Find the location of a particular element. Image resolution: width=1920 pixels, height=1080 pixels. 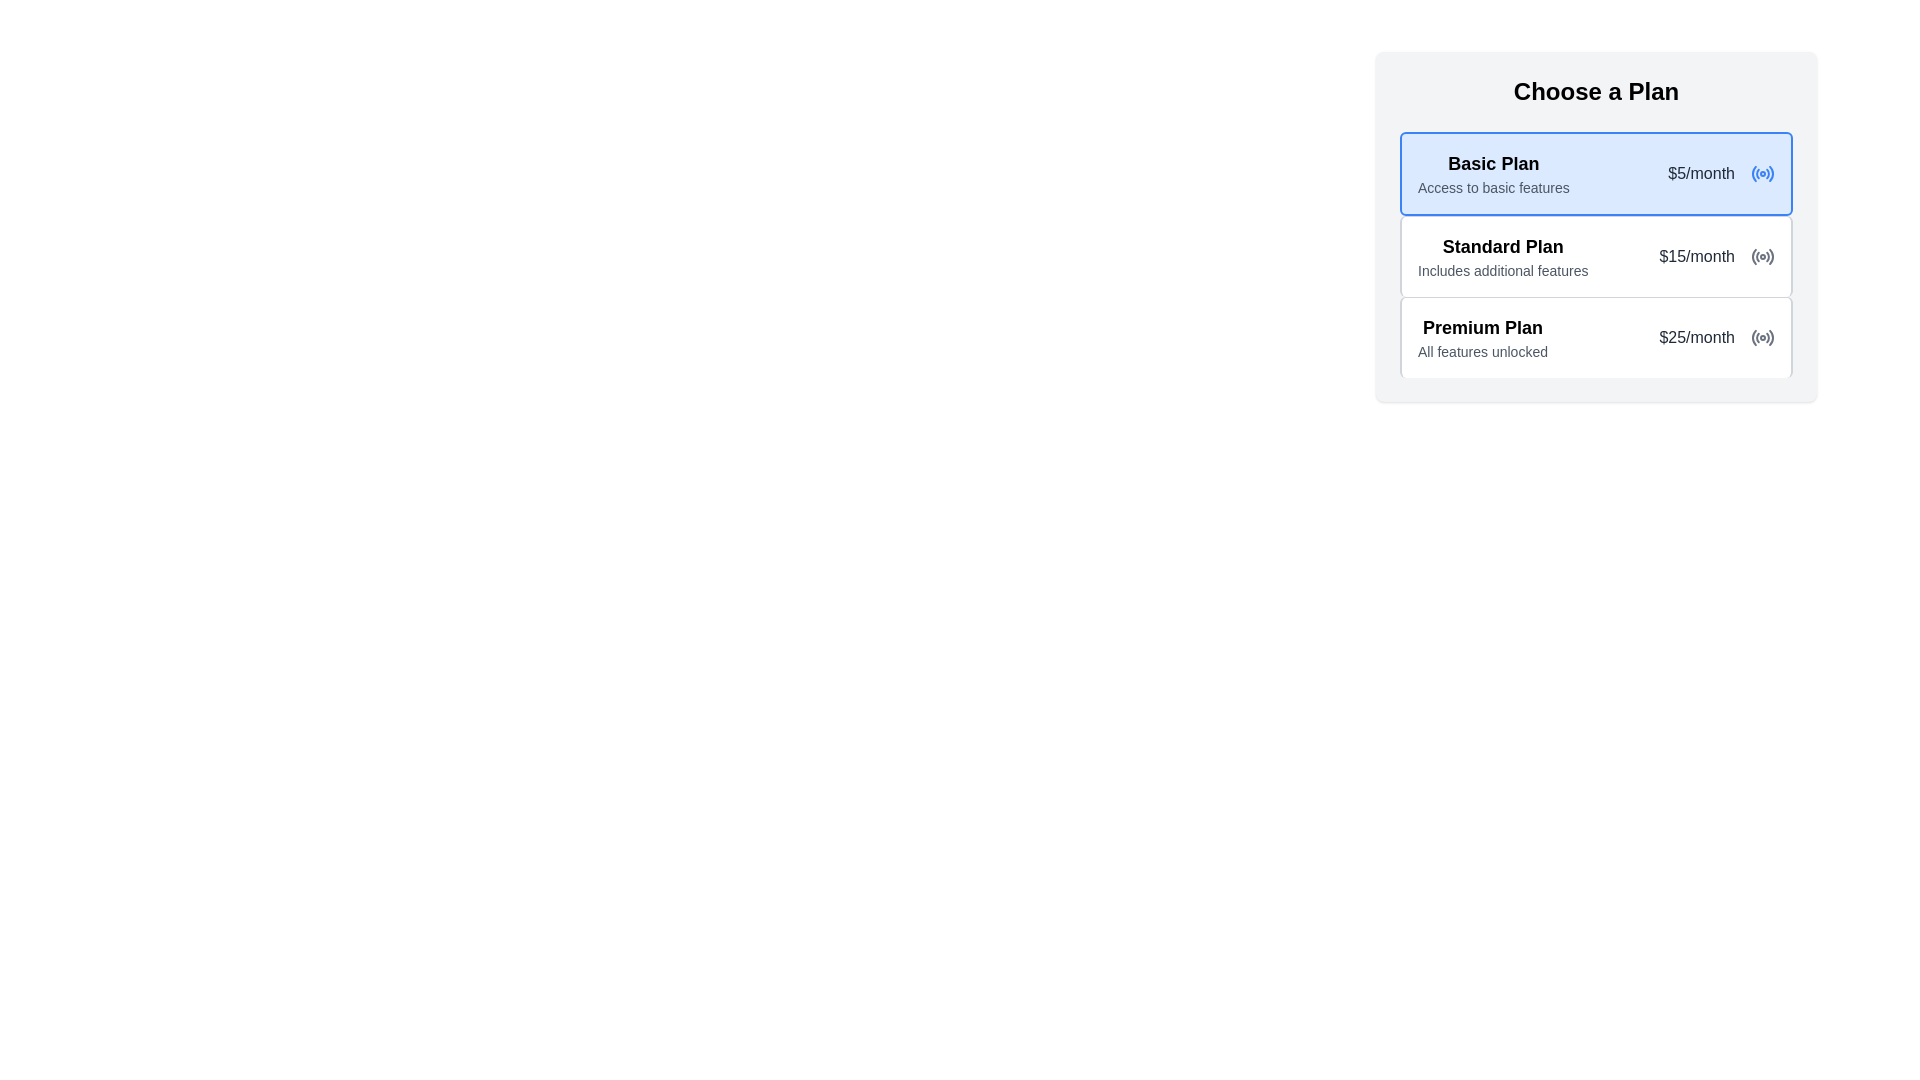

the second arc element of the radio button icon, which is part of a scalable vector graphic (SVG) in the top-right section of the interface is located at coordinates (1756, 172).